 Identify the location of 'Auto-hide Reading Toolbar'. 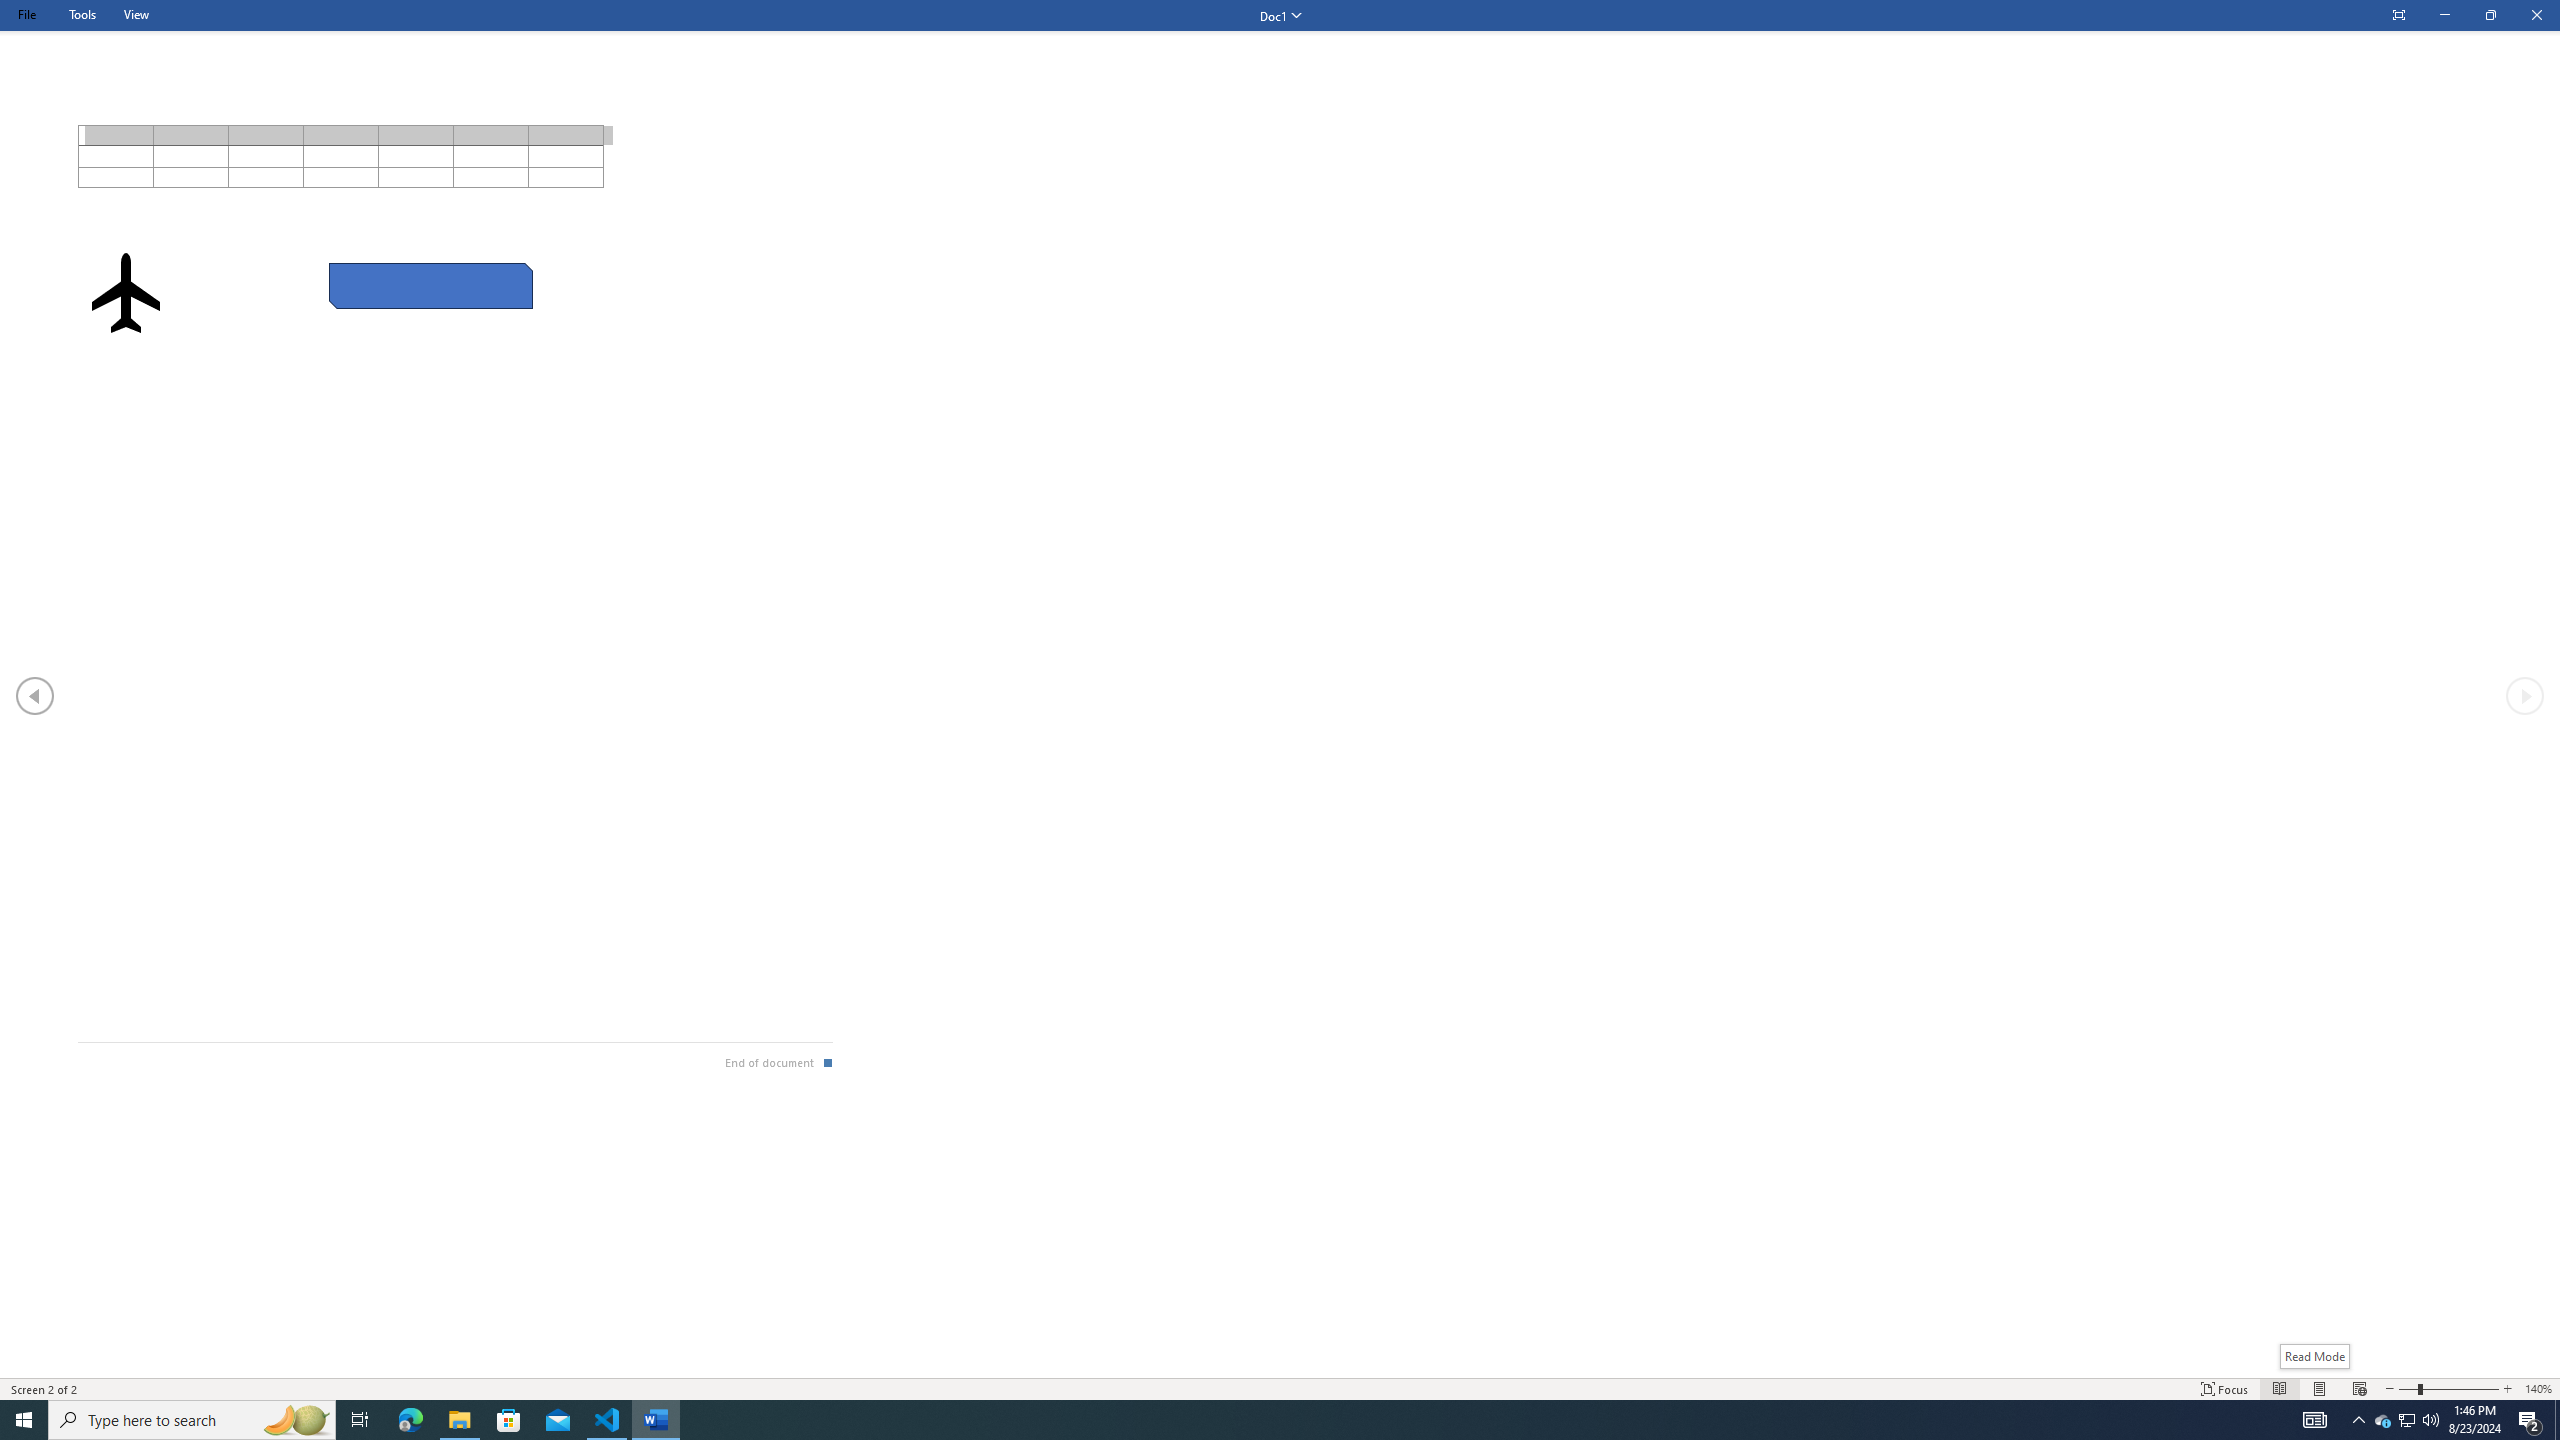
(2397, 15).